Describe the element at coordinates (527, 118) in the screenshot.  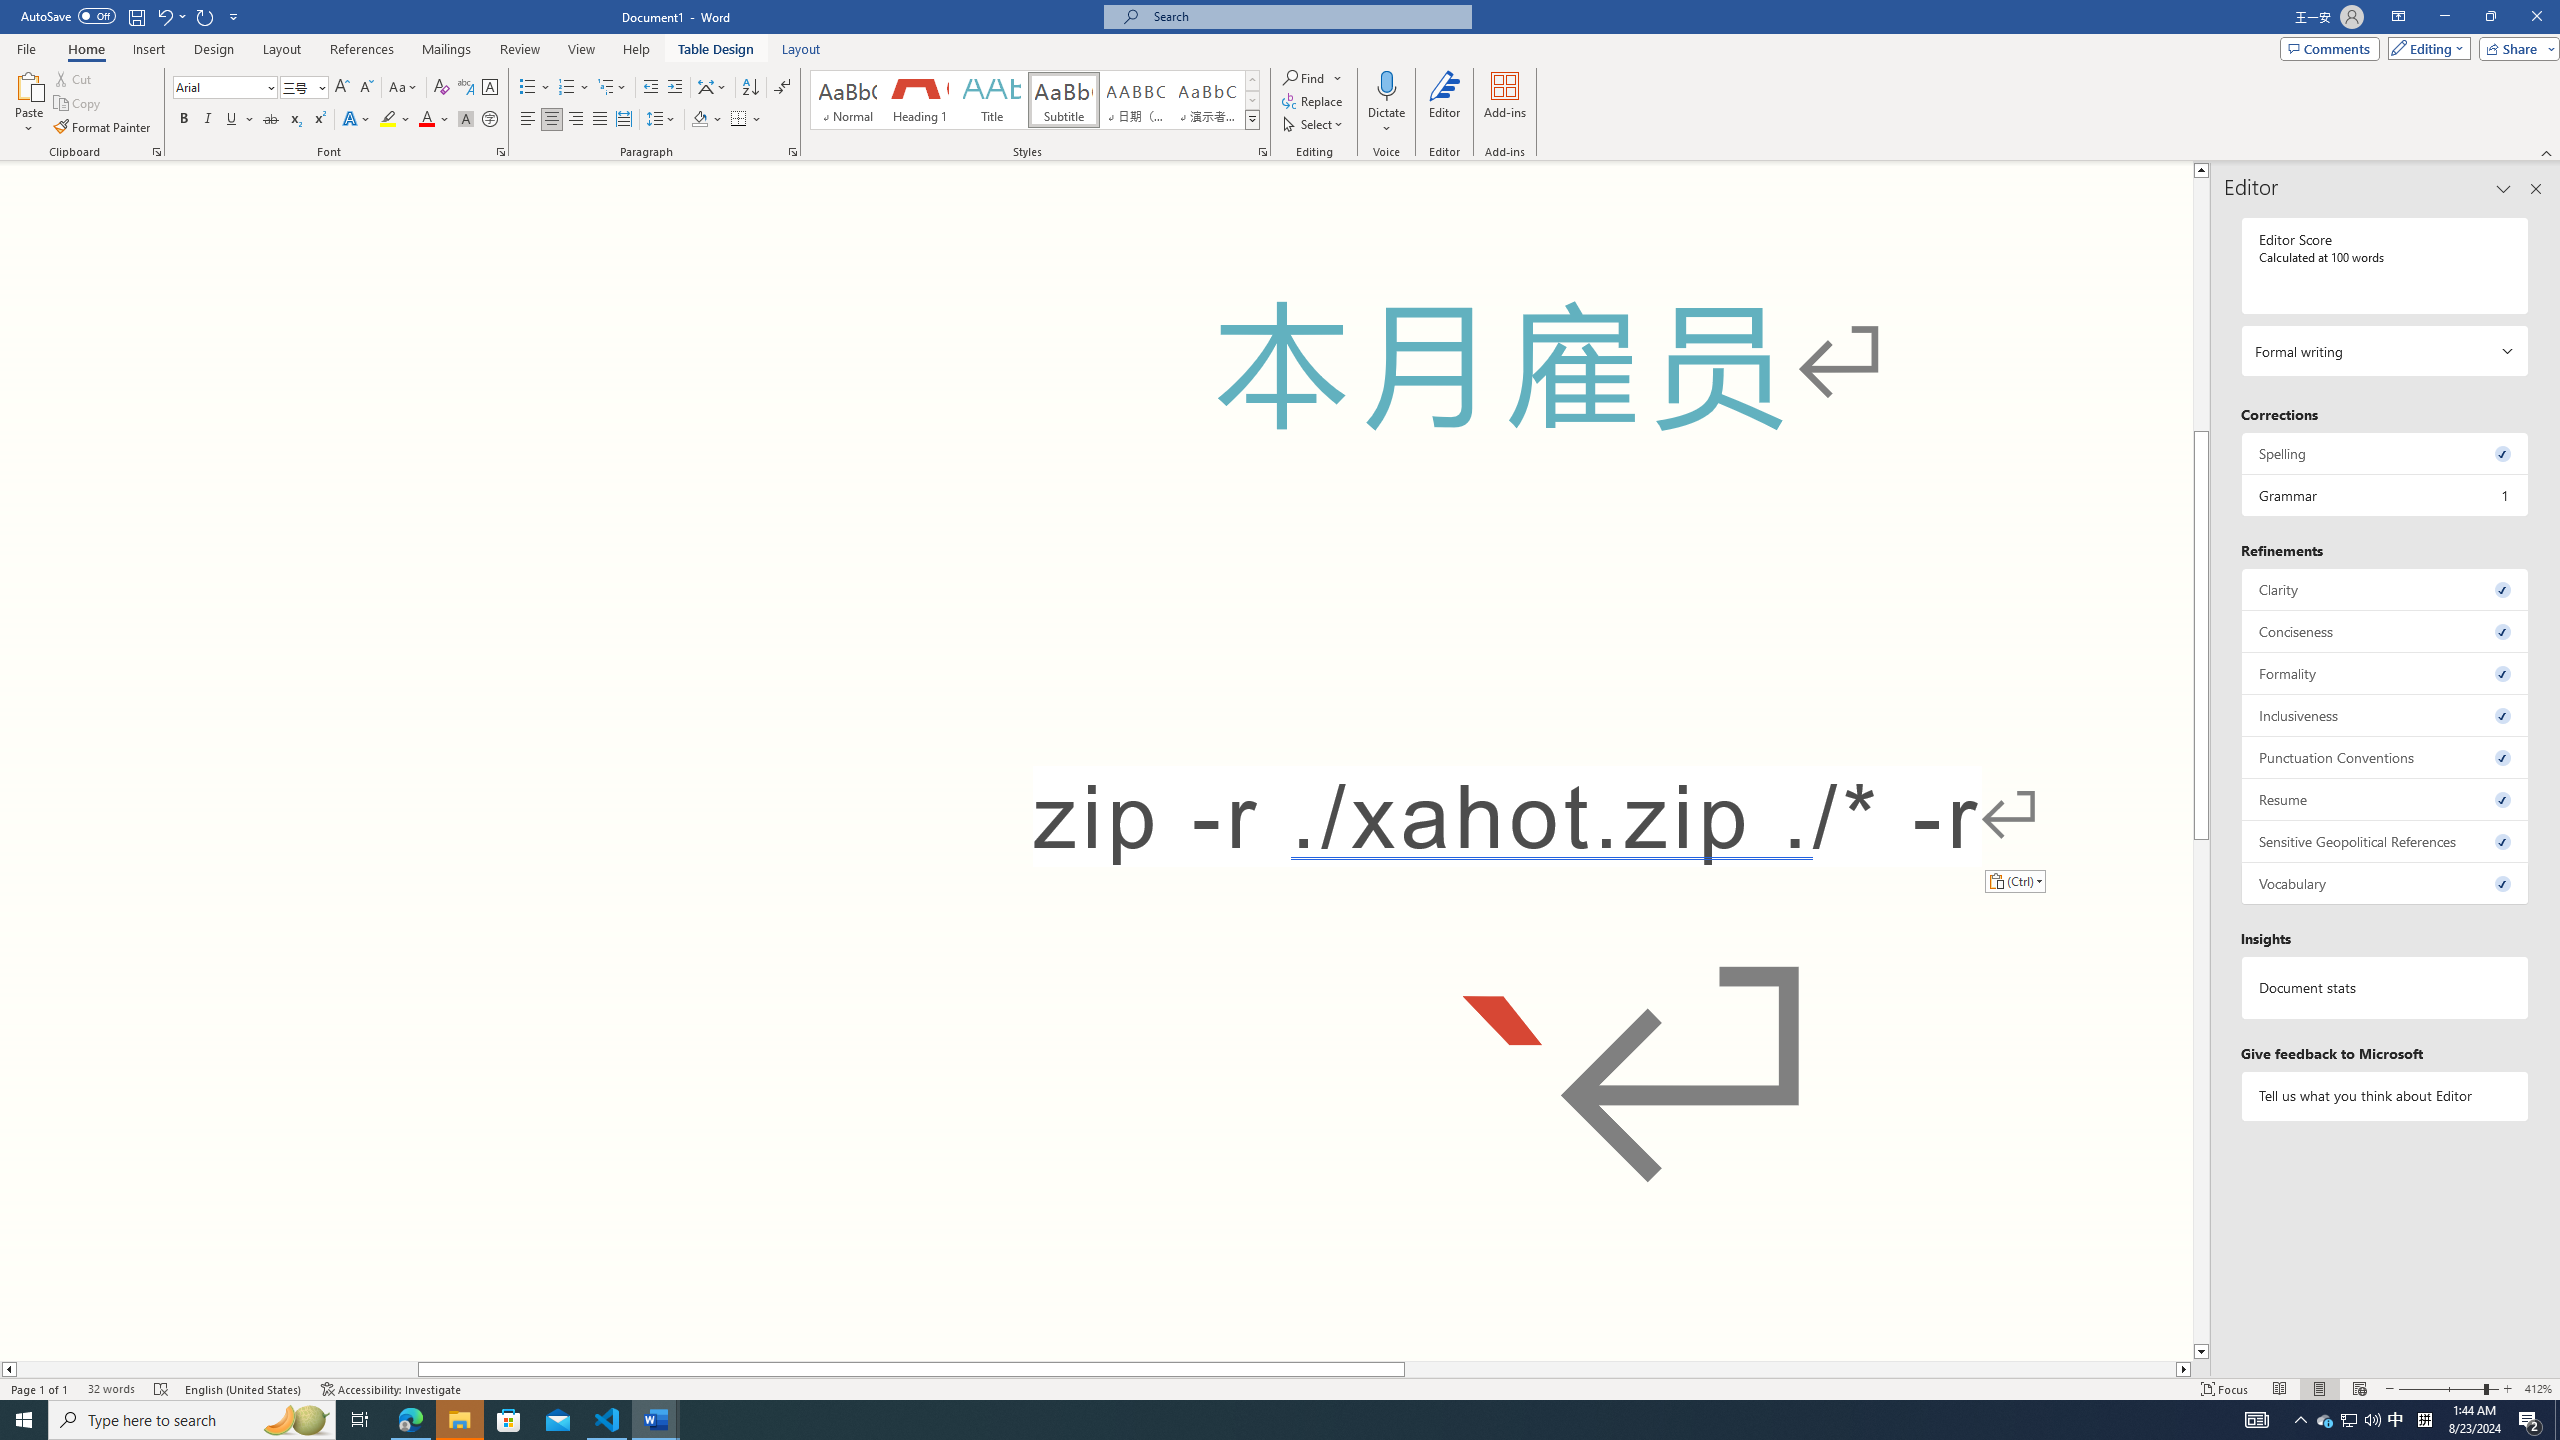
I see `'Align Left'` at that location.